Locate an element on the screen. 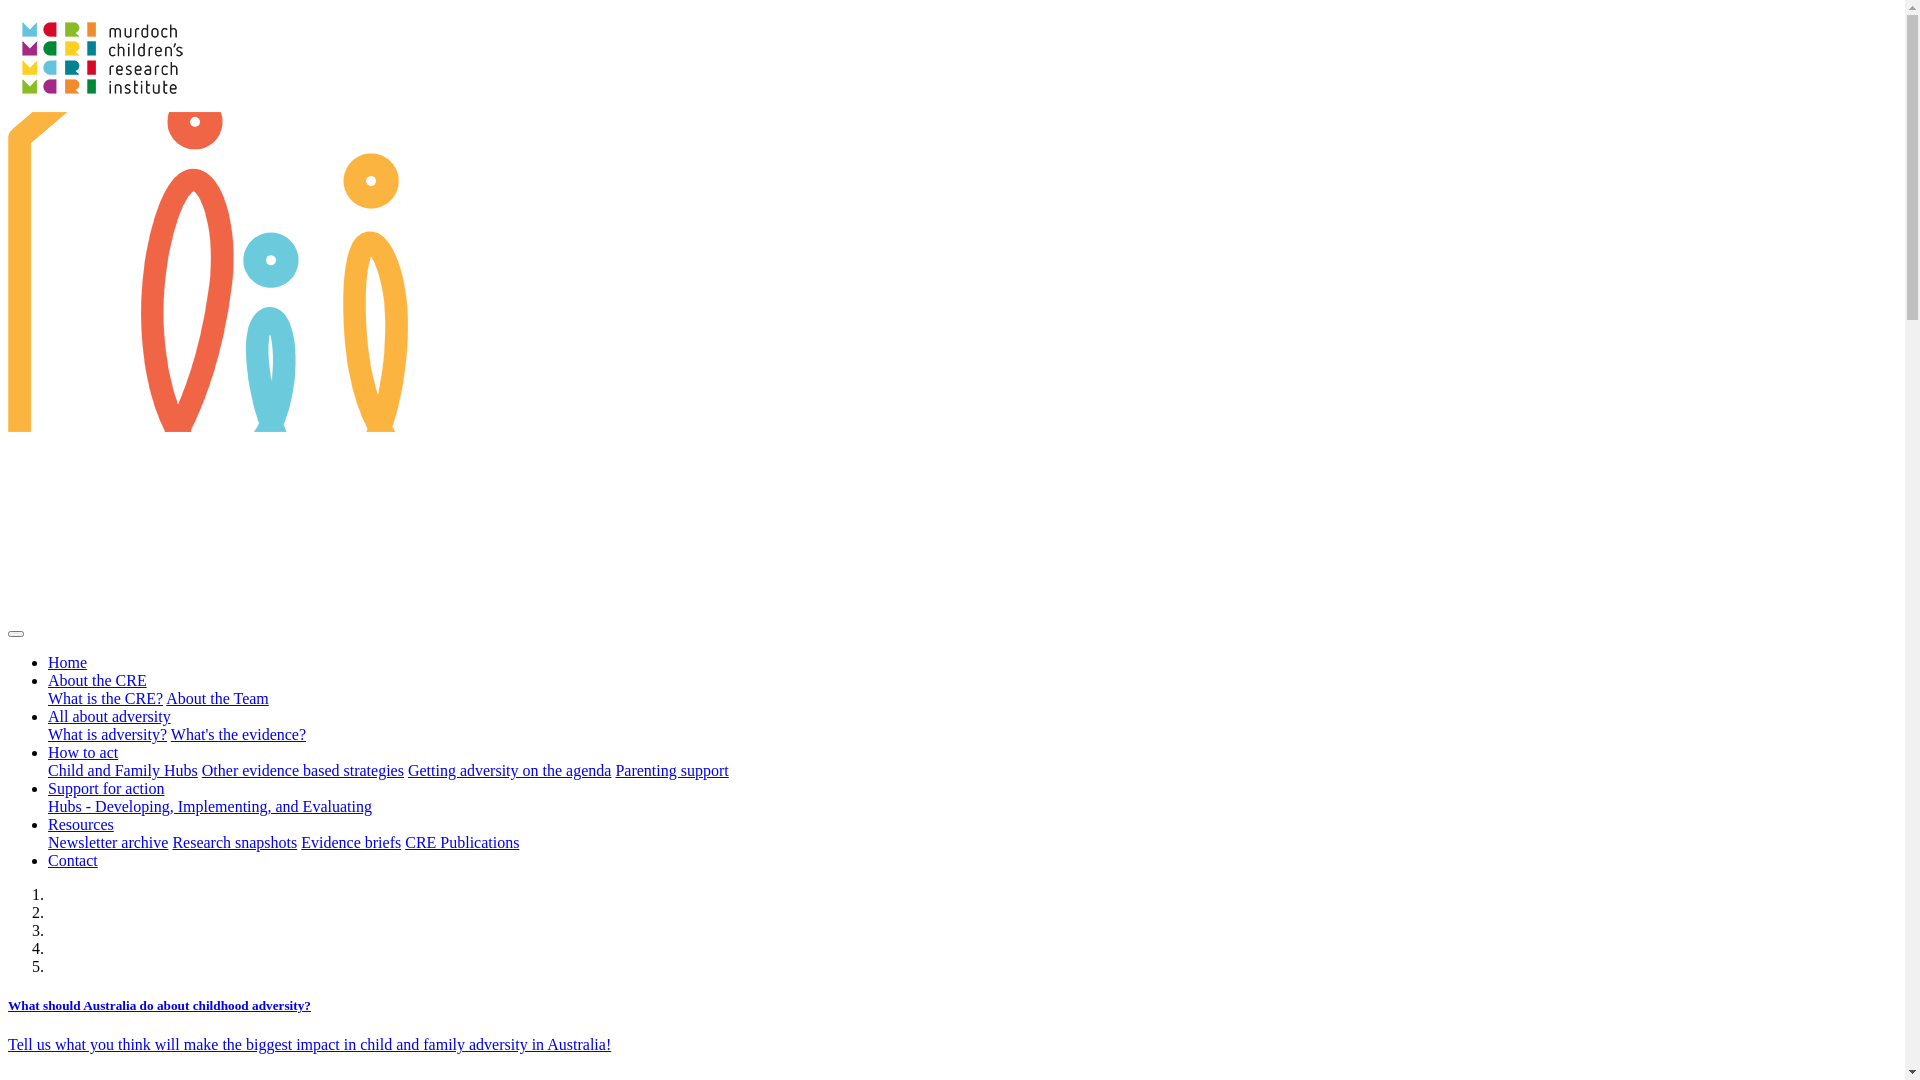  'About the Team' is located at coordinates (217, 697).